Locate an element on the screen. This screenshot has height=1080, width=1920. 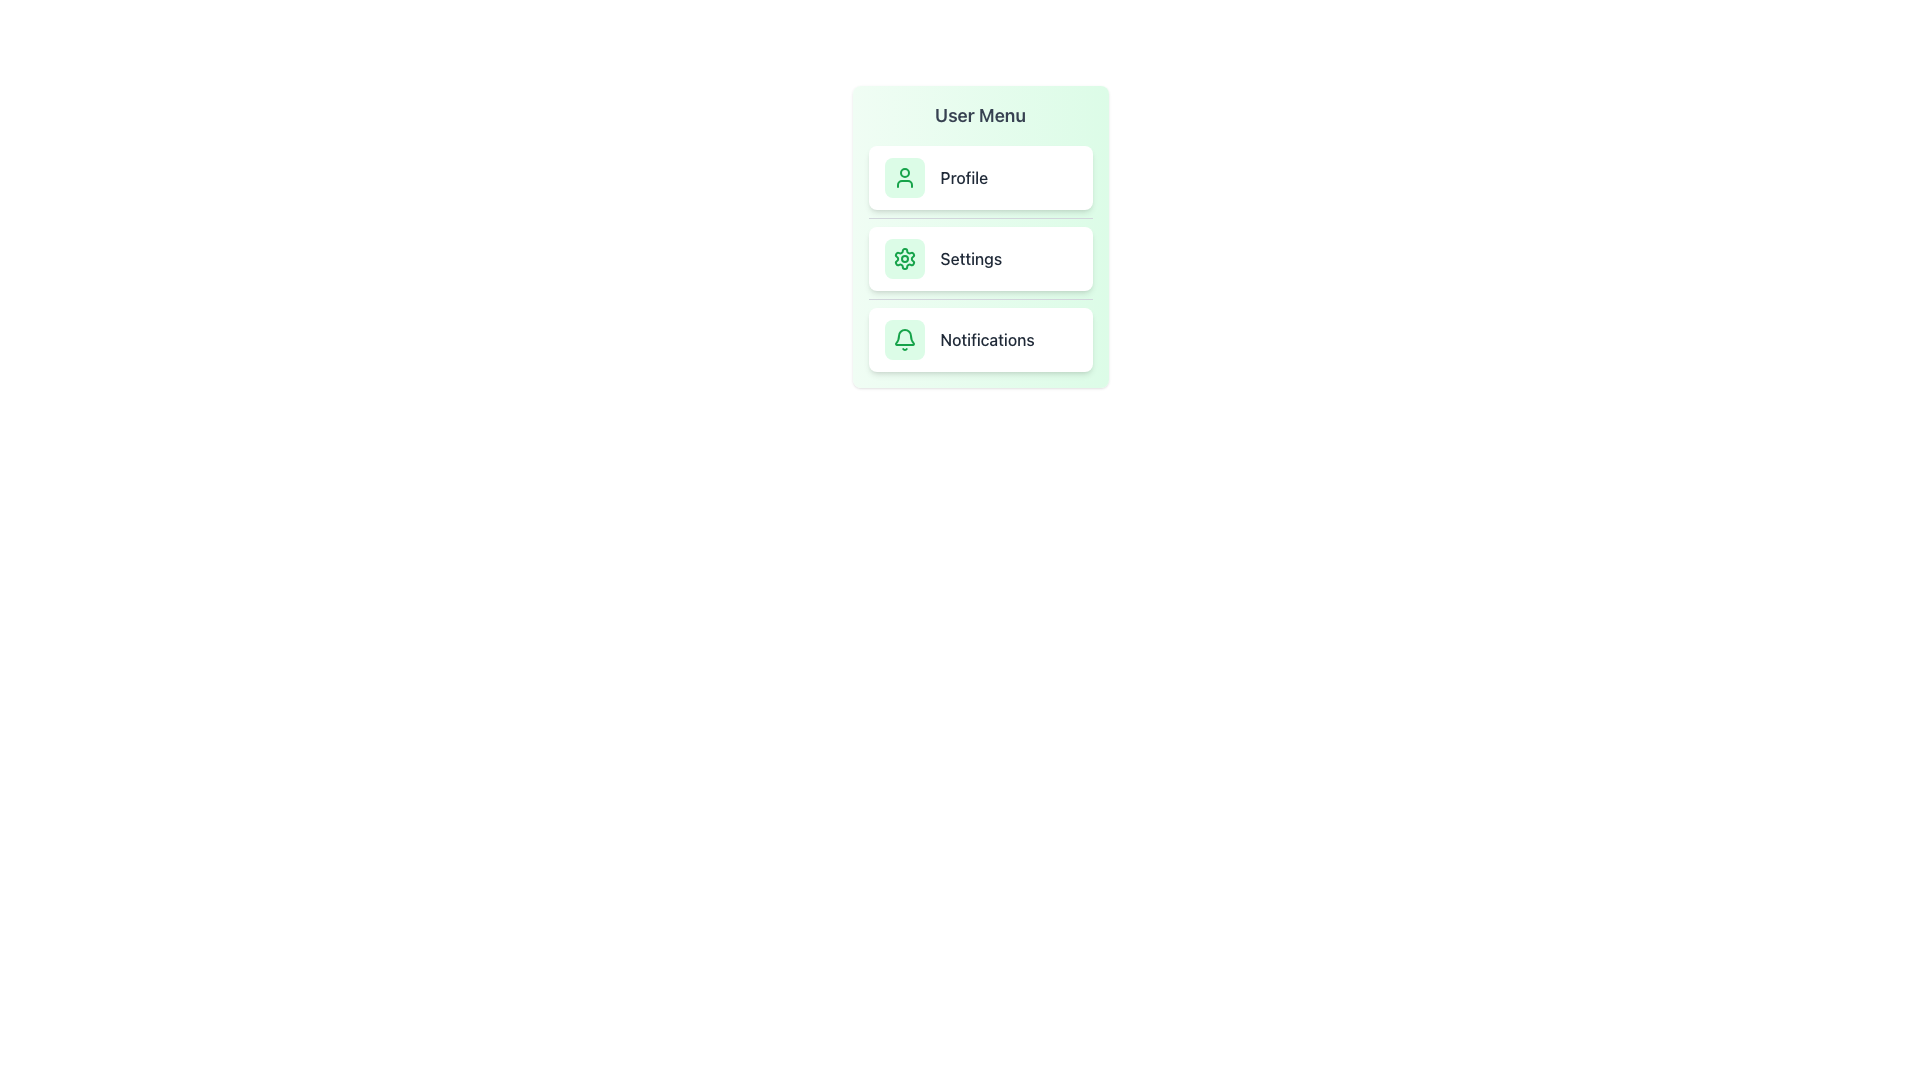
the user profile icon located within the 'Profile' button in the user menu, which serves as a decorative or indicative icon representing the user profile option is located at coordinates (903, 176).